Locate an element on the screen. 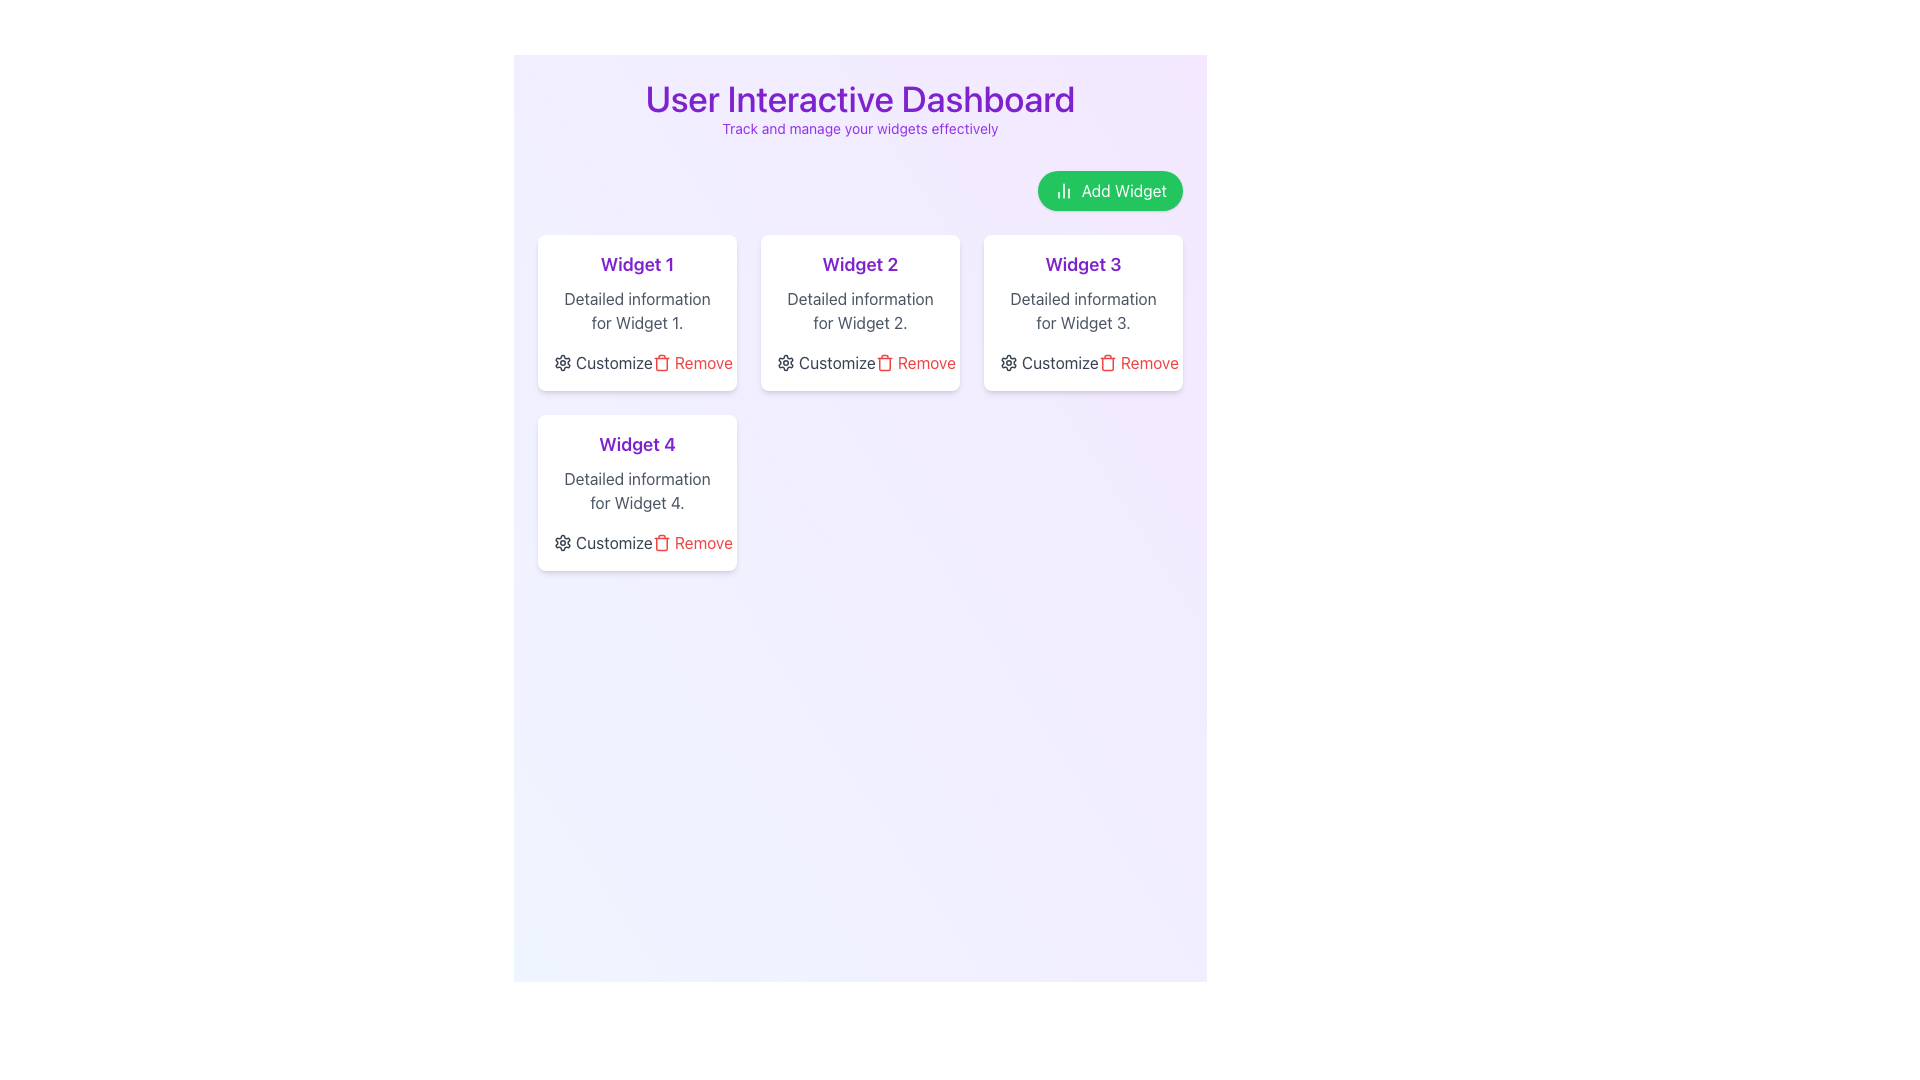 The image size is (1920, 1080). the 'Customize' button for 'Widget 2' to change its color is located at coordinates (826, 362).